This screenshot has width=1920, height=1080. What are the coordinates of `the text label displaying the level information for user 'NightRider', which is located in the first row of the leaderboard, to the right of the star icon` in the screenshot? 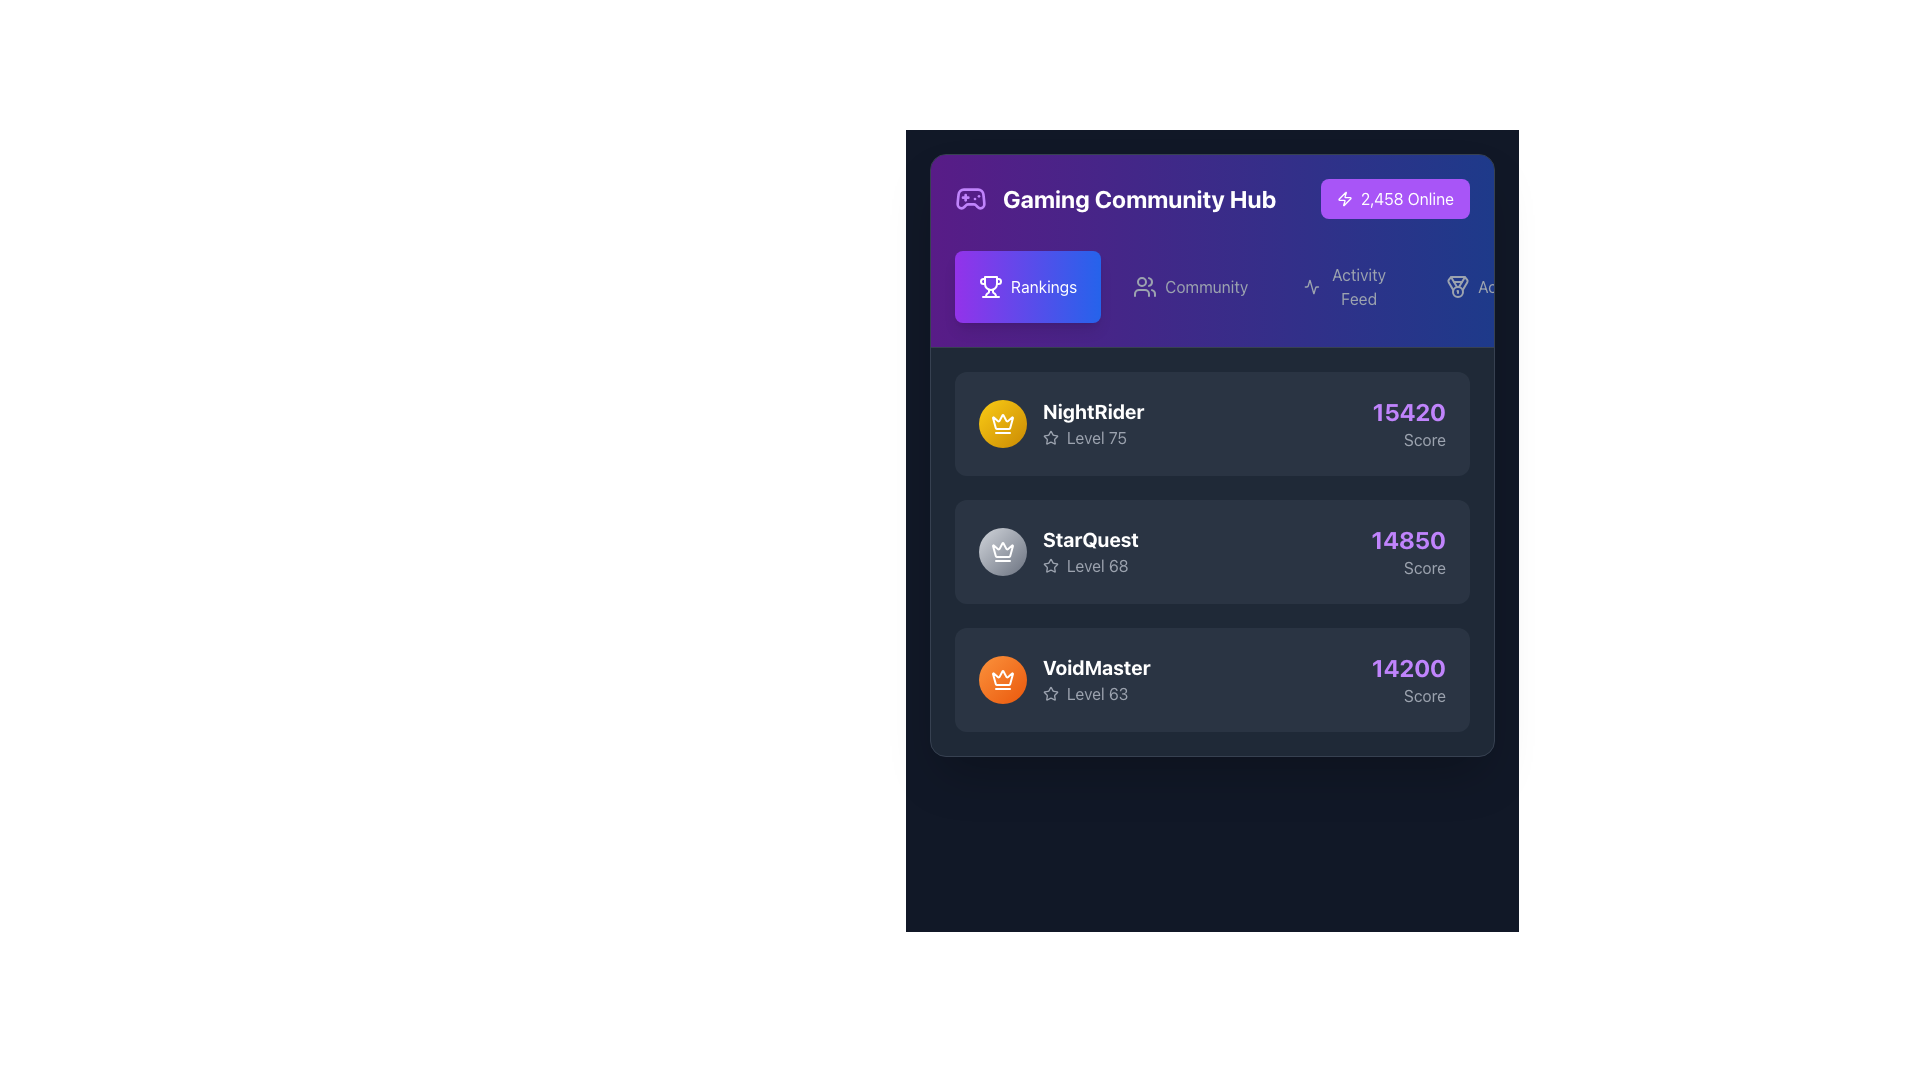 It's located at (1096, 437).